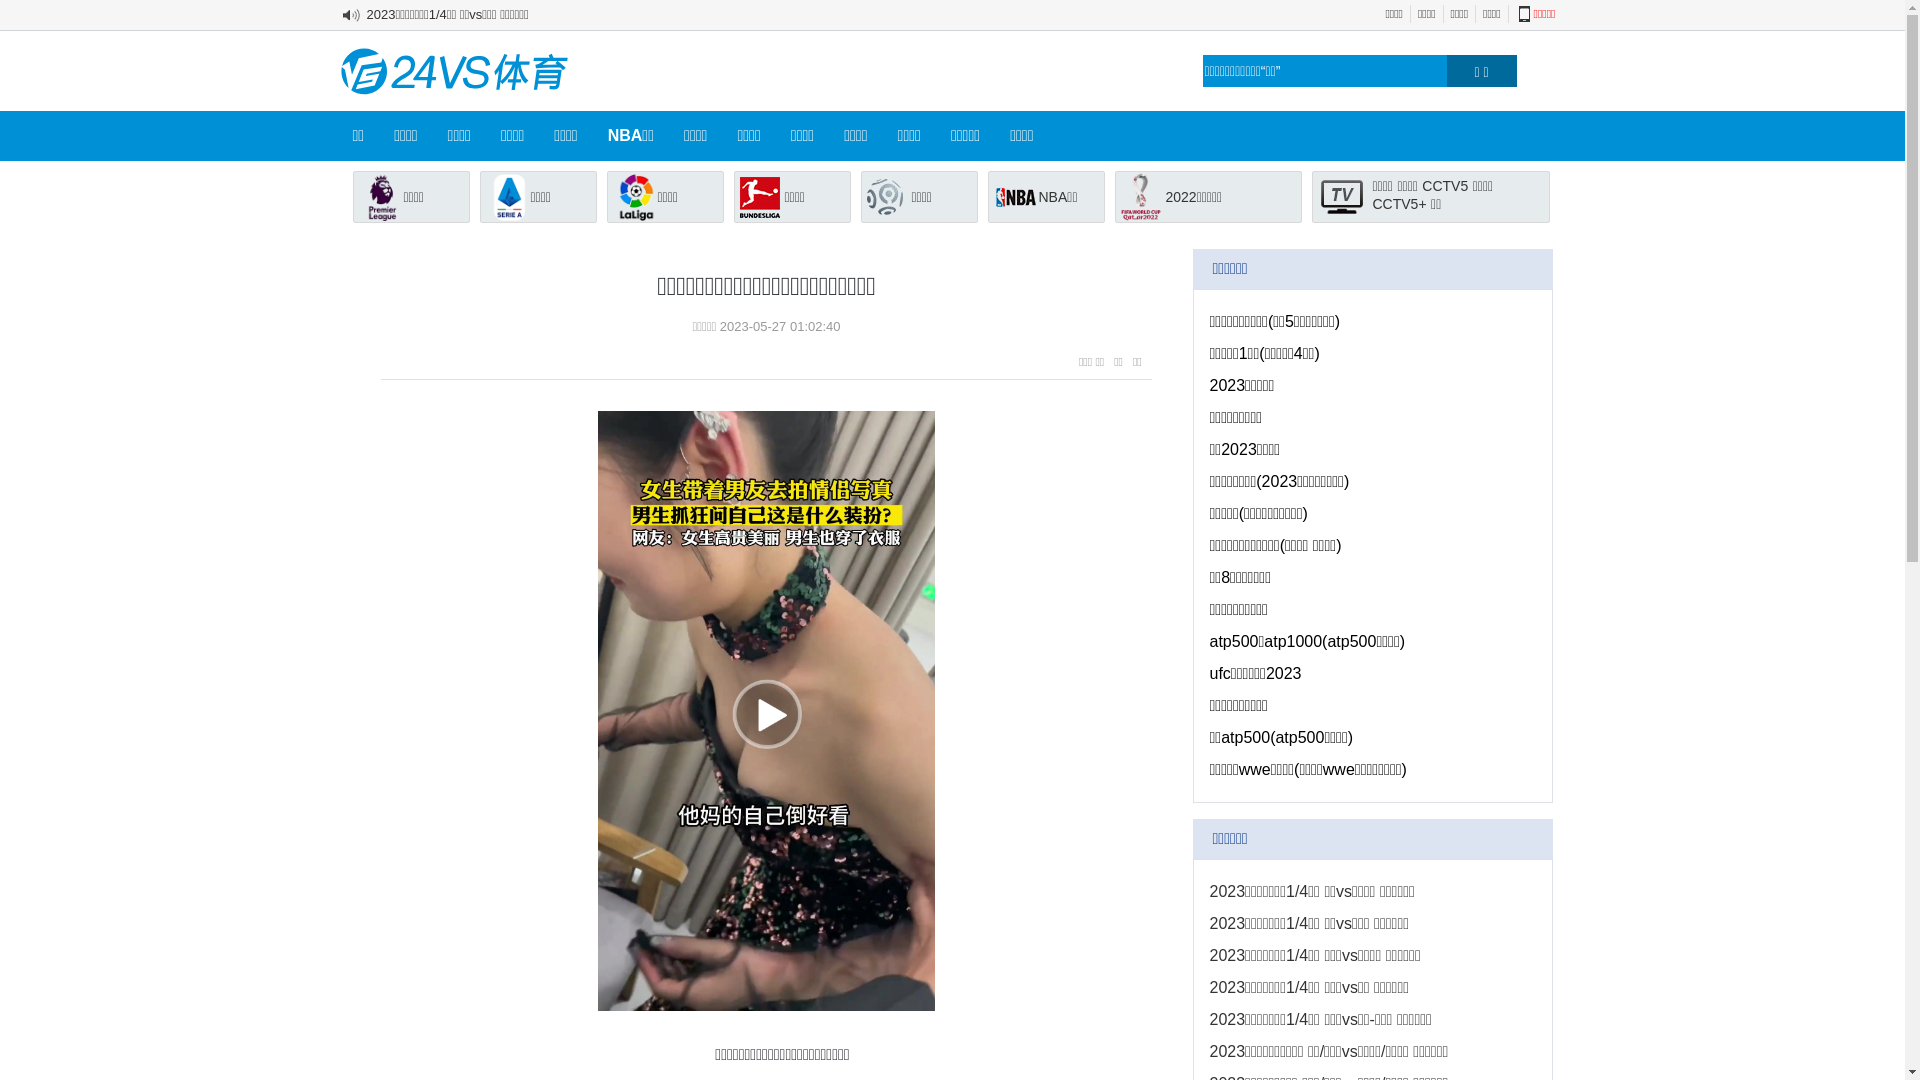 The height and width of the screenshot is (1080, 1920). What do you see at coordinates (1397, 204) in the screenshot?
I see `'CCTV5+'` at bounding box center [1397, 204].